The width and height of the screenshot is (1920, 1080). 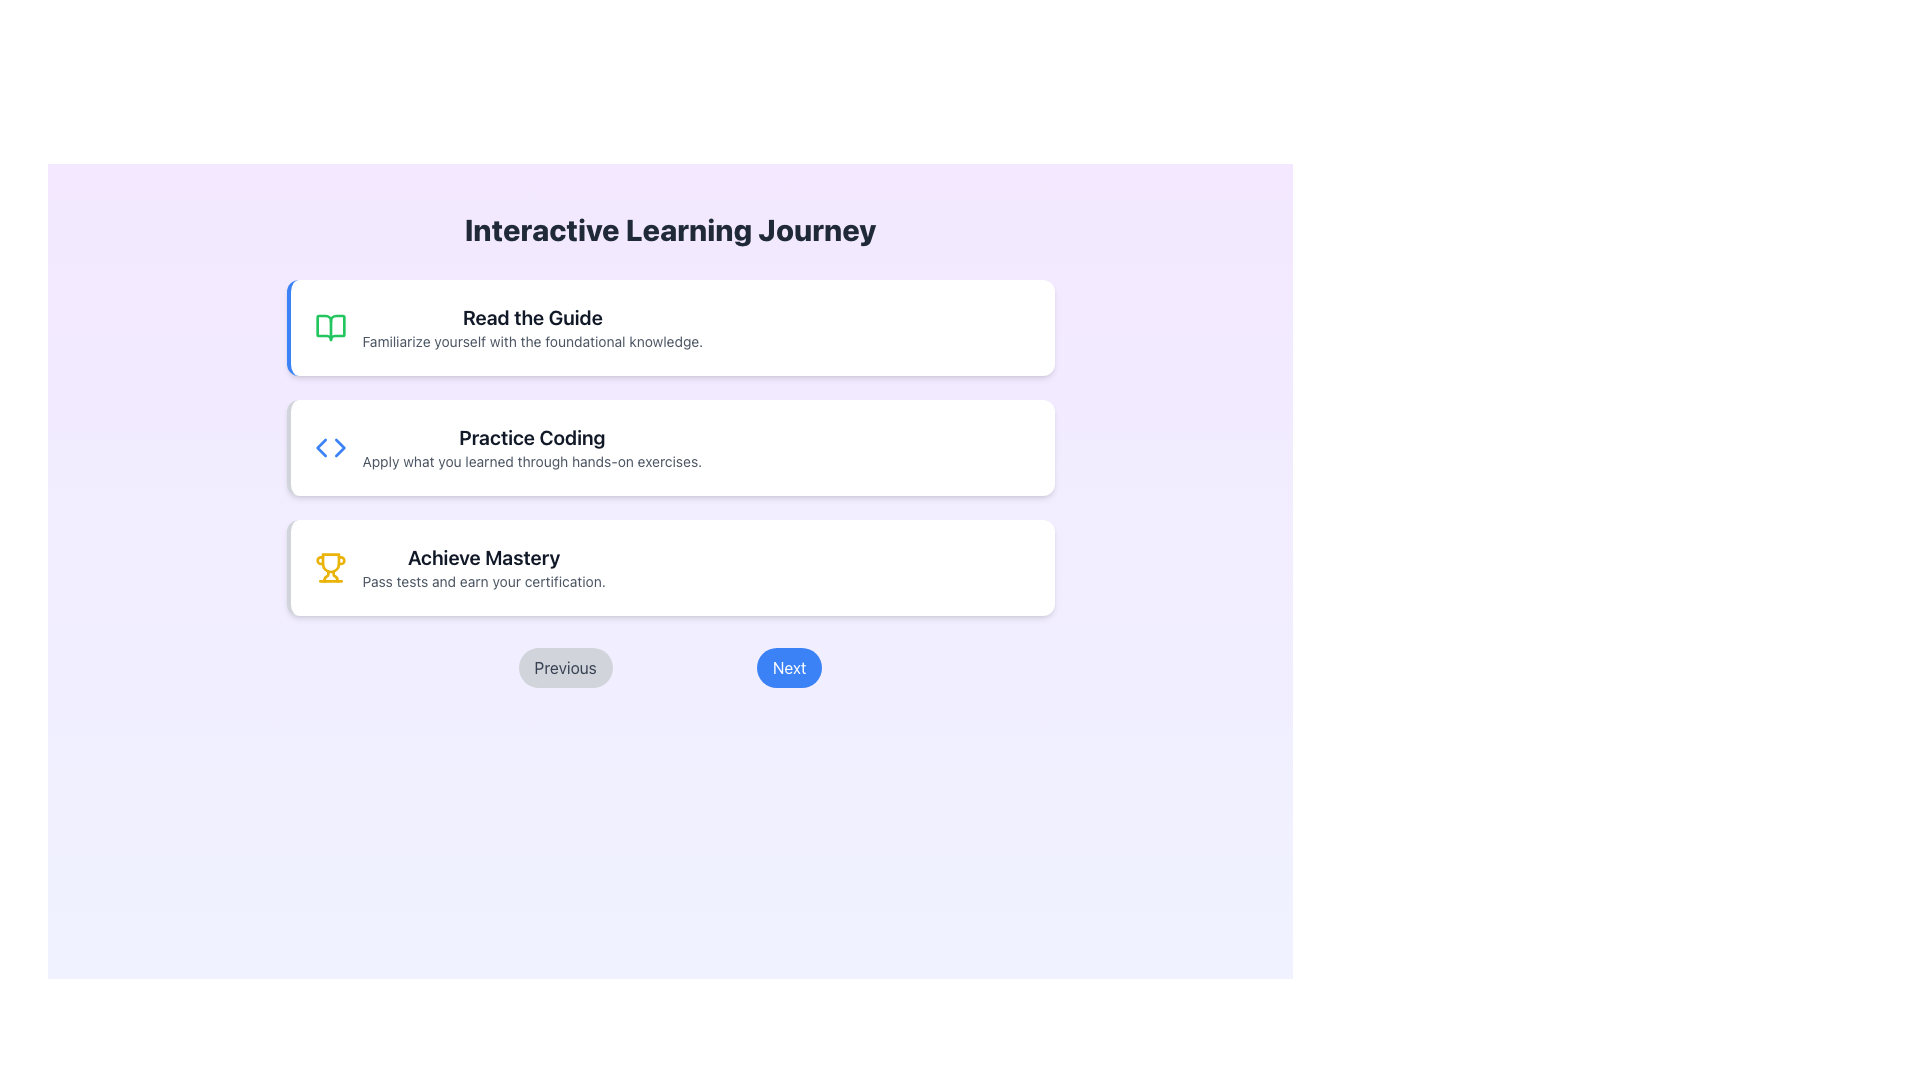 What do you see at coordinates (532, 437) in the screenshot?
I see `the title text element located in the middle of the second card in a vertical list, which summarizes the content of the section` at bounding box center [532, 437].